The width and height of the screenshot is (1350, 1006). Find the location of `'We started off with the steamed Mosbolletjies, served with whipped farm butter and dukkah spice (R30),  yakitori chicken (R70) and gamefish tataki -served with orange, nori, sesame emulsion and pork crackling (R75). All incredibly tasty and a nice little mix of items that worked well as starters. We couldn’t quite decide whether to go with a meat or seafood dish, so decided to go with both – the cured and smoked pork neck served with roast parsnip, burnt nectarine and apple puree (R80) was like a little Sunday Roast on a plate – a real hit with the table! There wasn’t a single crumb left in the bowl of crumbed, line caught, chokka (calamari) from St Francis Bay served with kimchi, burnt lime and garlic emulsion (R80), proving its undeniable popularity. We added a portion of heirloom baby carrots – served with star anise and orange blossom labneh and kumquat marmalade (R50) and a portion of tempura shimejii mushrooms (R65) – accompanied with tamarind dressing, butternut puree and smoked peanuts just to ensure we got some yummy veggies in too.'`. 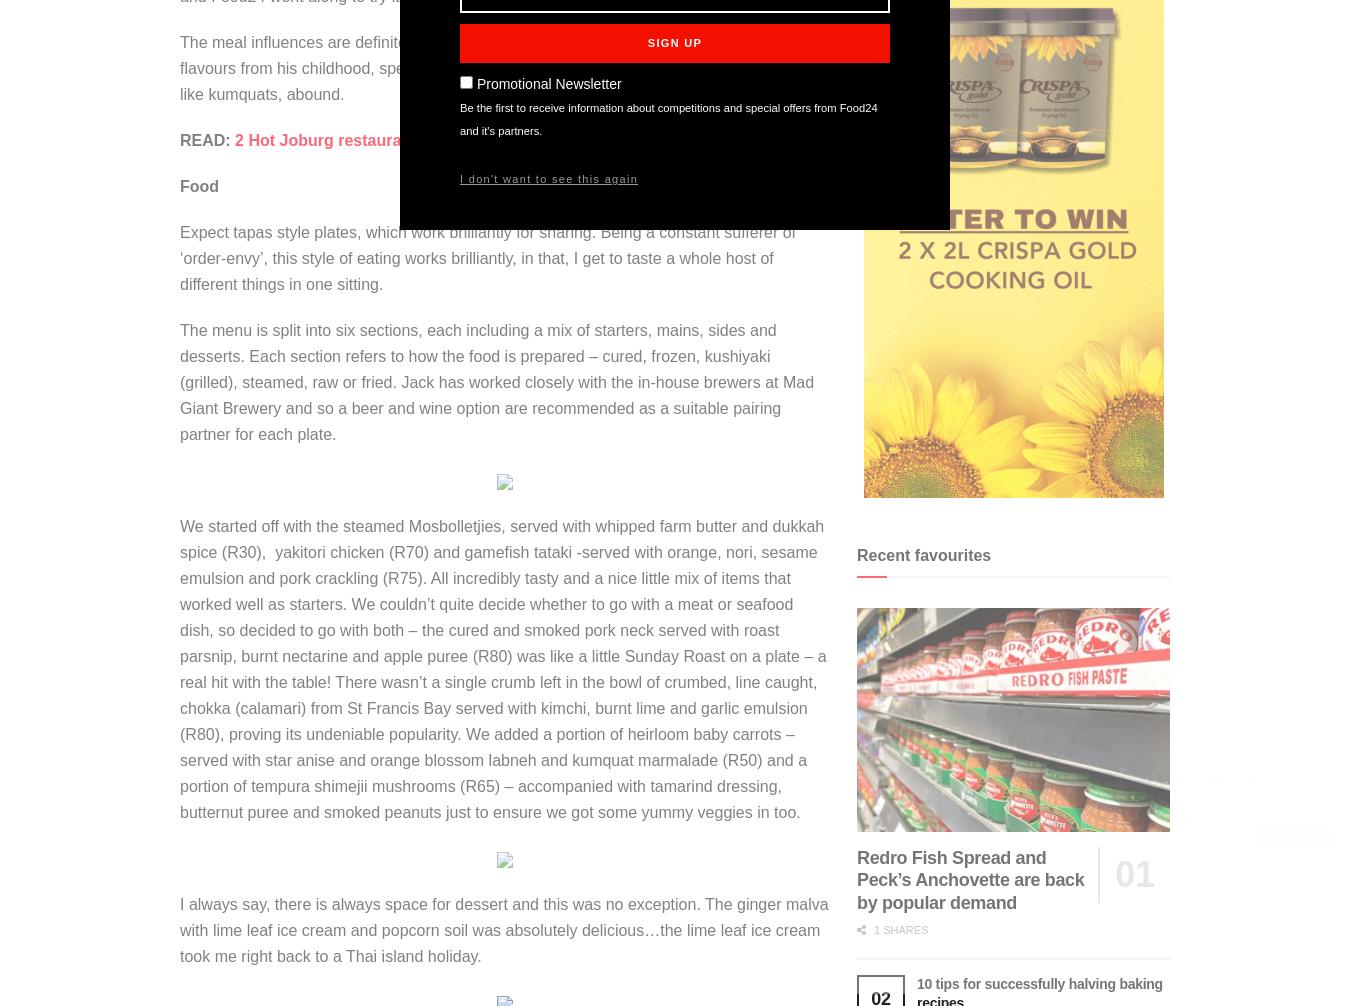

'We started off with the steamed Mosbolletjies, served with whipped farm butter and dukkah spice (R30),  yakitori chicken (R70) and gamefish tataki -served with orange, nori, sesame emulsion and pork crackling (R75). All incredibly tasty and a nice little mix of items that worked well as starters. We couldn’t quite decide whether to go with a meat or seafood dish, so decided to go with both – the cured and smoked pork neck served with roast parsnip, burnt nectarine and apple puree (R80) was like a little Sunday Roast on a plate – a real hit with the table! There wasn’t a single crumb left in the bowl of crumbed, line caught, chokka (calamari) from St Francis Bay served with kimchi, burnt lime and garlic emulsion (R80), proving its undeniable popularity. We added a portion of heirloom baby carrots – served with star anise and orange blossom labneh and kumquat marmalade (R50) and a portion of tempura shimejii mushrooms (R65) – accompanied with tamarind dressing, butternut puree and smoked peanuts just to ensure we got some yummy veggies in too.' is located at coordinates (502, 668).